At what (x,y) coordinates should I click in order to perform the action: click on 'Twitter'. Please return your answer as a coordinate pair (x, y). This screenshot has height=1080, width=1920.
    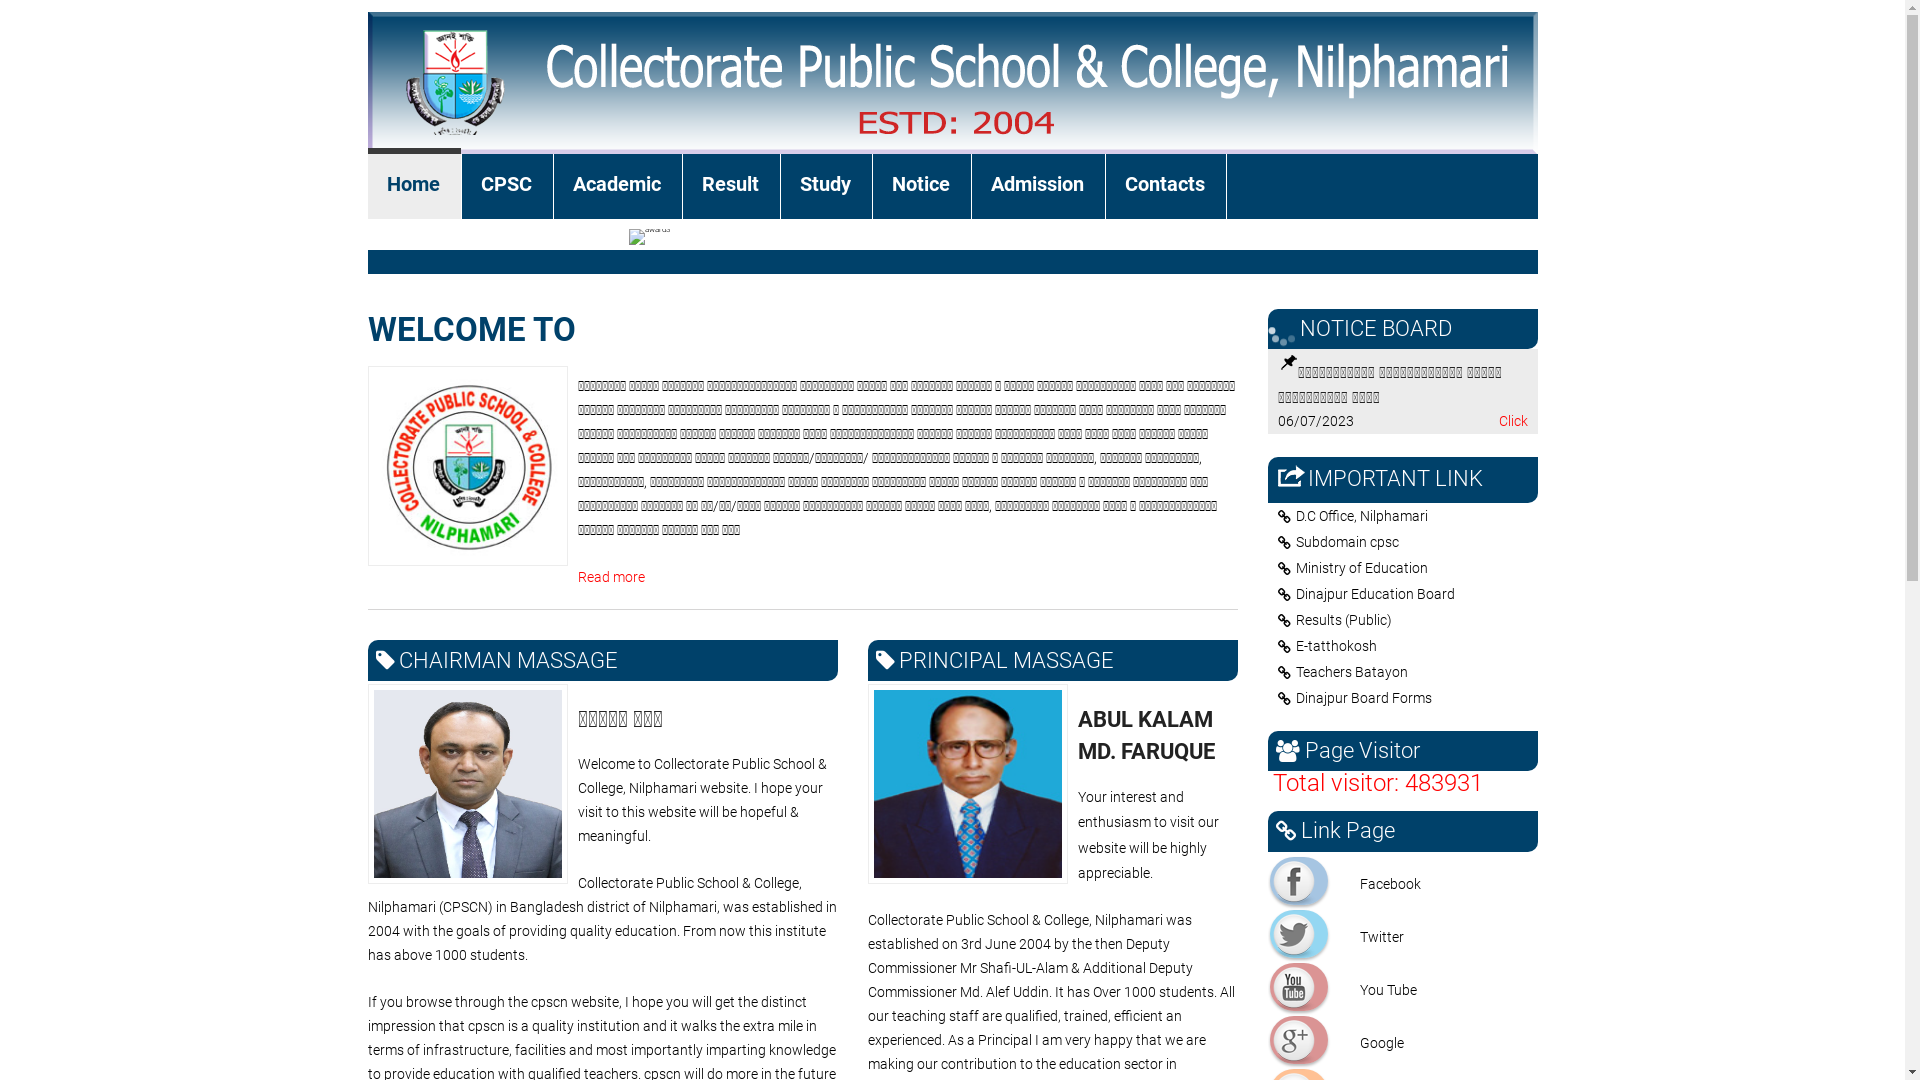
    Looking at the image, I should click on (1299, 933).